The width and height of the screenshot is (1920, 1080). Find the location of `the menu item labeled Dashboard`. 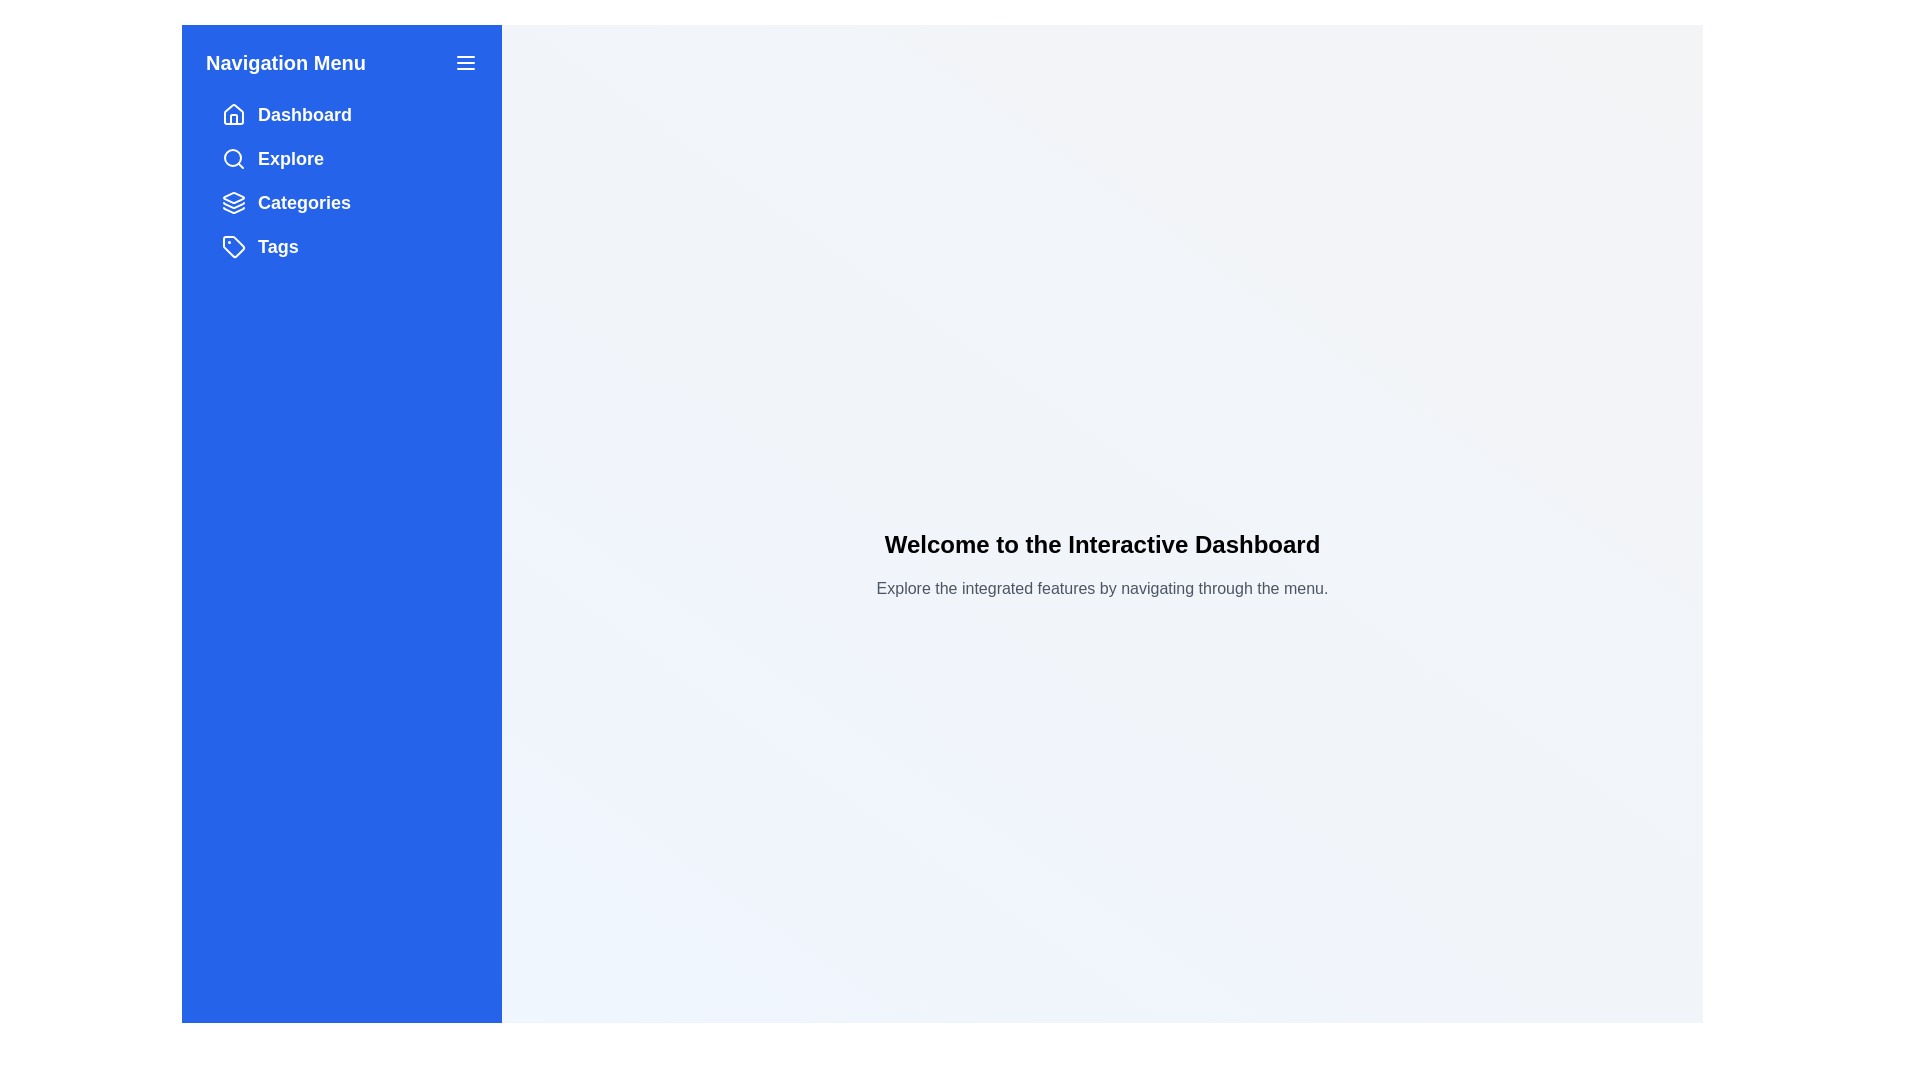

the menu item labeled Dashboard is located at coordinates (341, 115).